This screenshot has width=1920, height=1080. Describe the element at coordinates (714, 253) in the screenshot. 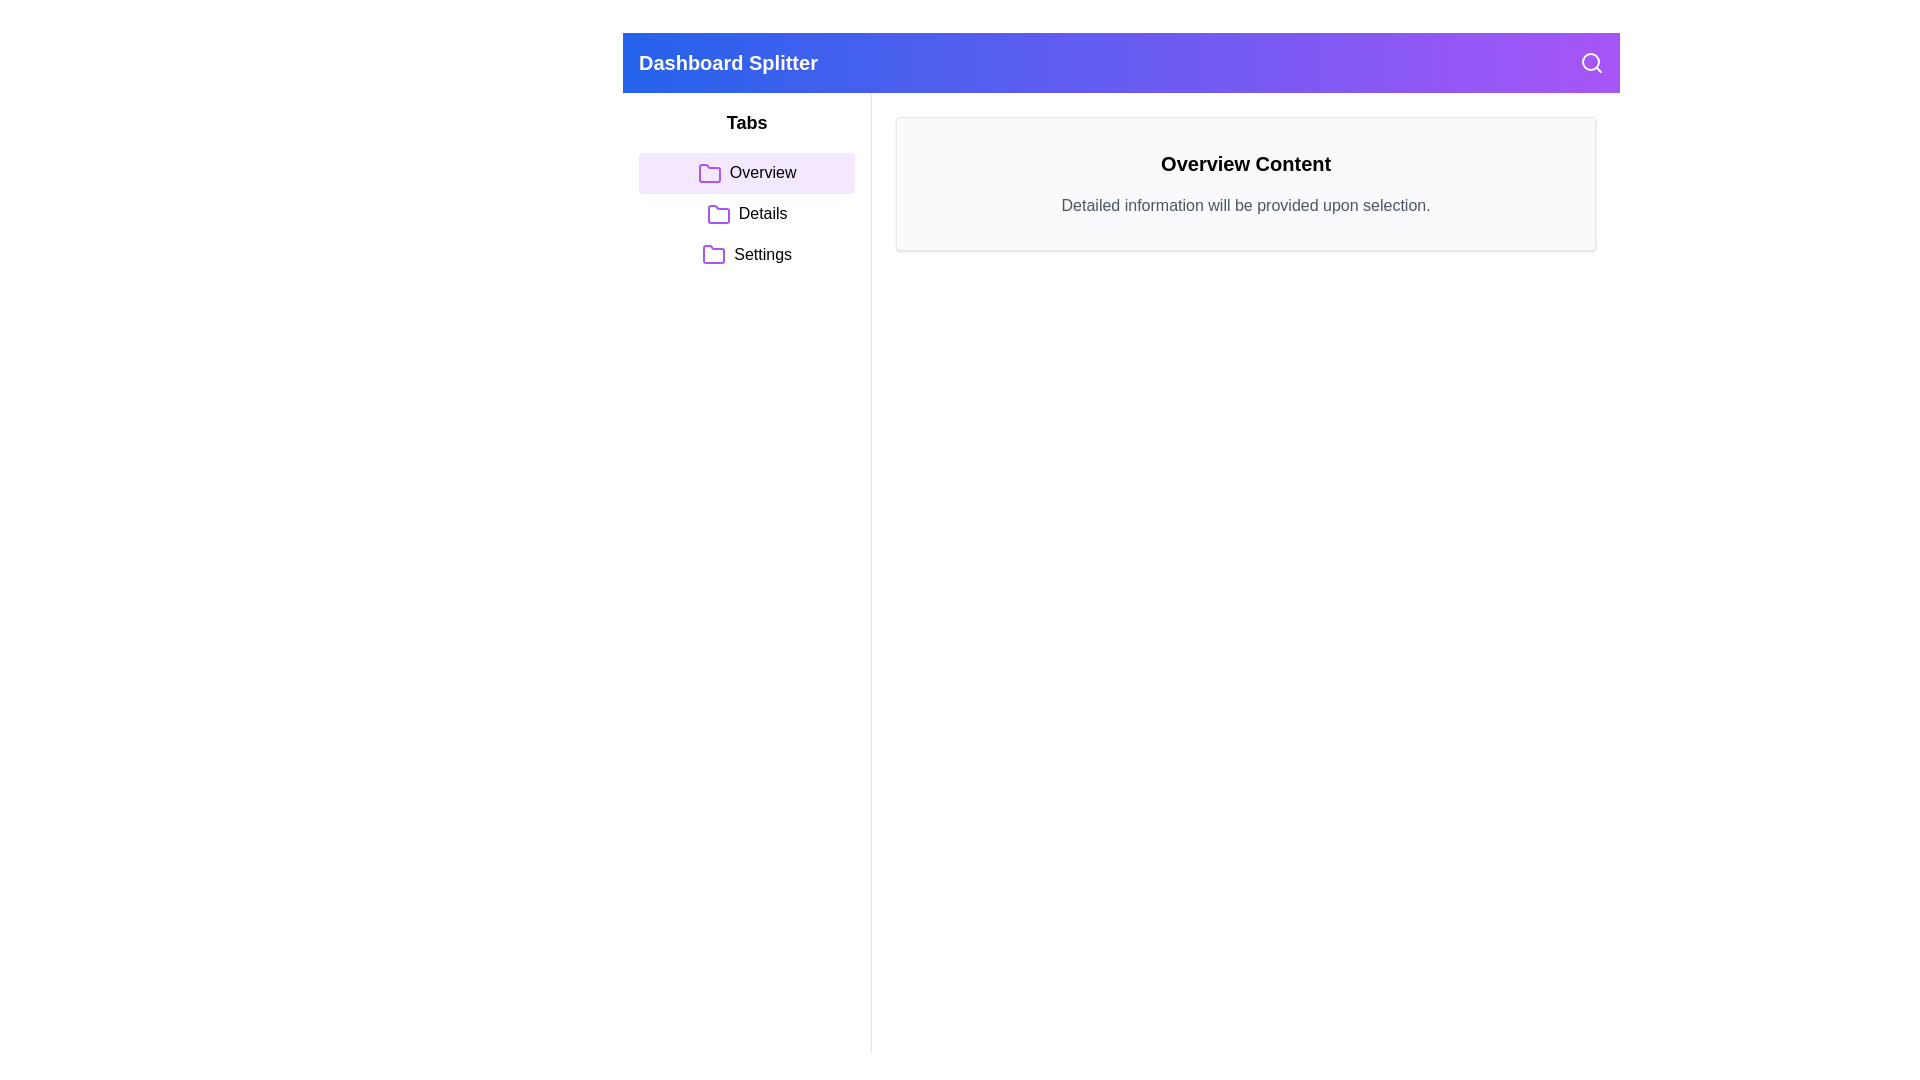

I see `the 'Settings' tab icon located in the sidebar navigation menu, which is the third item below the 'Details' tab` at that location.